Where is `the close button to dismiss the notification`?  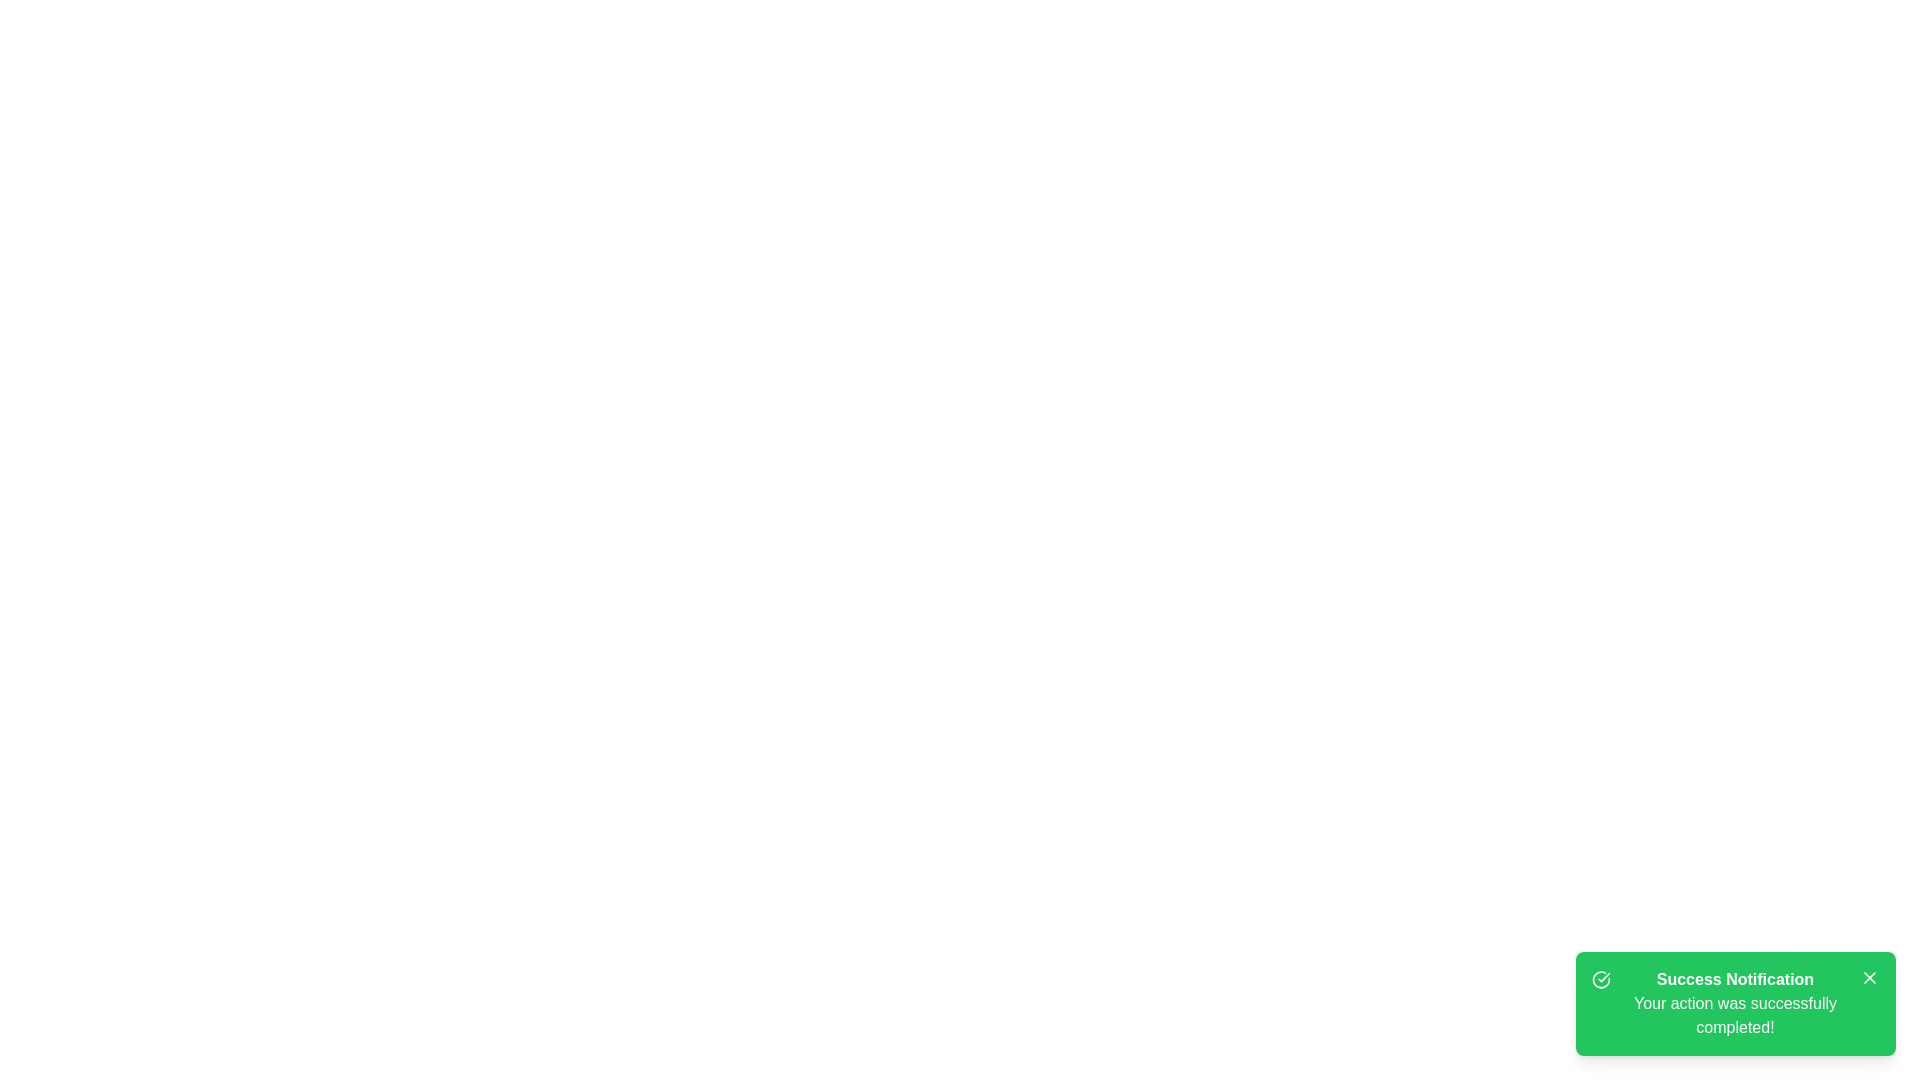
the close button to dismiss the notification is located at coordinates (1869, 977).